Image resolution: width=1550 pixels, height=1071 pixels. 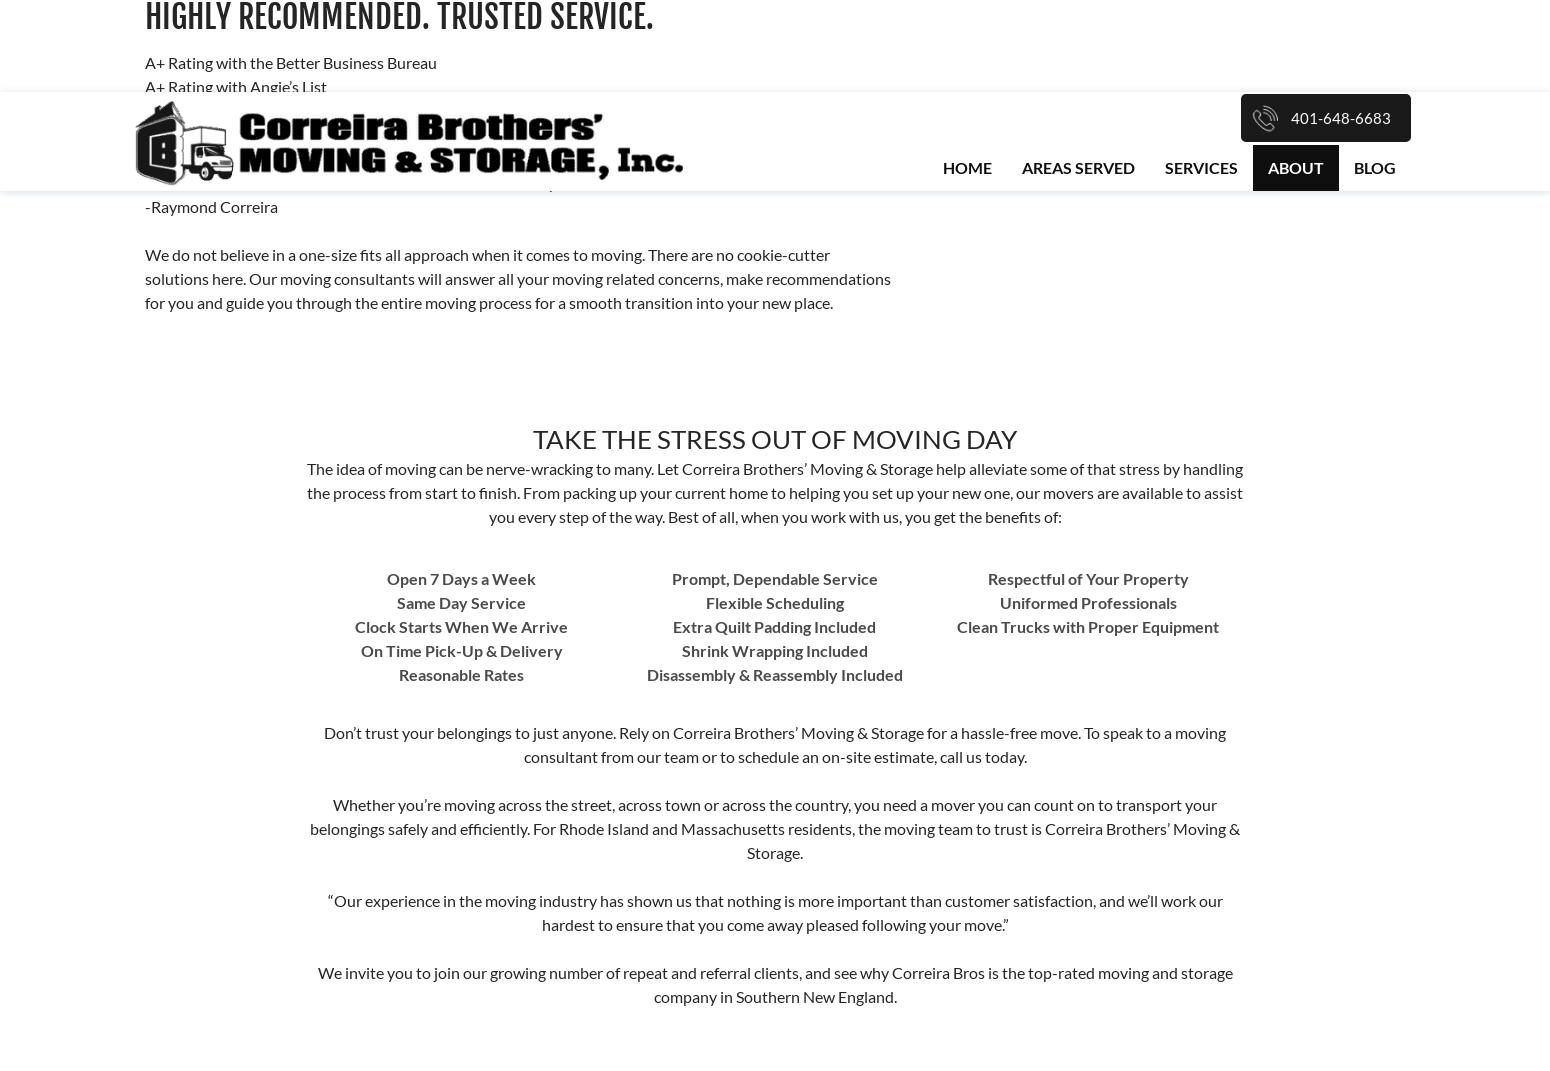 I want to click on 'Correira Bros, Inc. is fully licensed, bonded and insured. Correira Bros, Inc. carries general liability insurance, cargo coverage and workers’ compensation. Correira Bros, Inc. is licensed by the Federal Motor Carrier Safety Administration U.S. DOT # 3095364, MC # 74304.', so click(x=150, y=573).